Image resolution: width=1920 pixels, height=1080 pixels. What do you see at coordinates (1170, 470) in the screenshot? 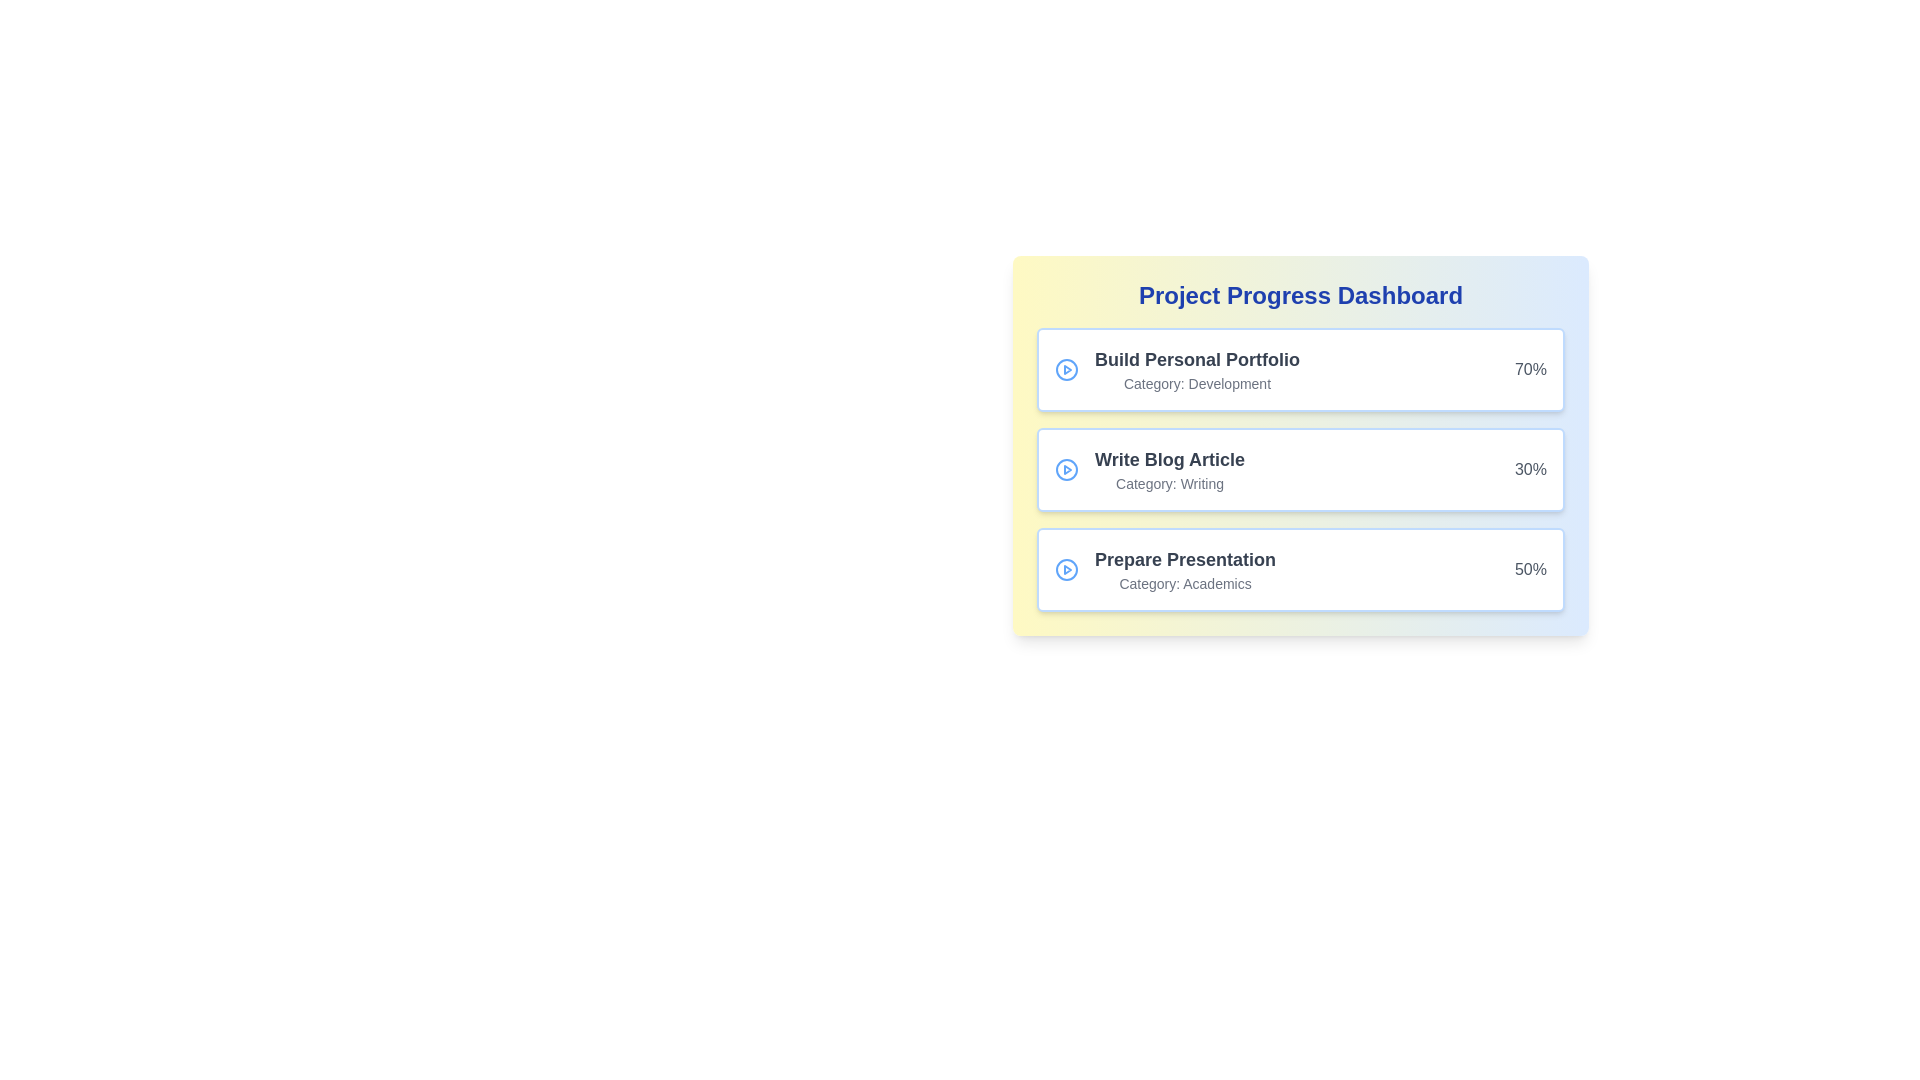
I see `the text display element that shows 'Write Blog Article' and 'Category: Writing' on the Project Progress Dashboard` at bounding box center [1170, 470].